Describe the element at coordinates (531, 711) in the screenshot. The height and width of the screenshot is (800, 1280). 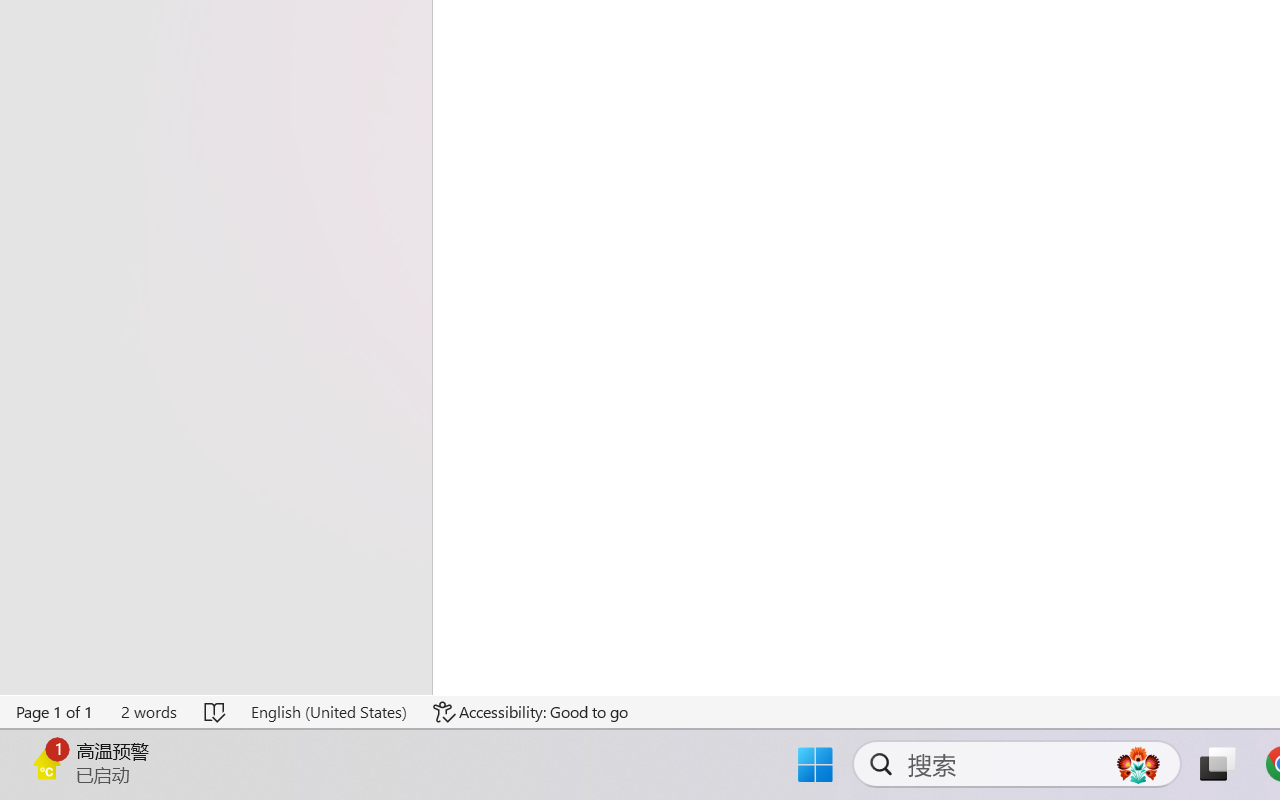
I see `'Accessibility Checker Accessibility: Good to go'` at that location.